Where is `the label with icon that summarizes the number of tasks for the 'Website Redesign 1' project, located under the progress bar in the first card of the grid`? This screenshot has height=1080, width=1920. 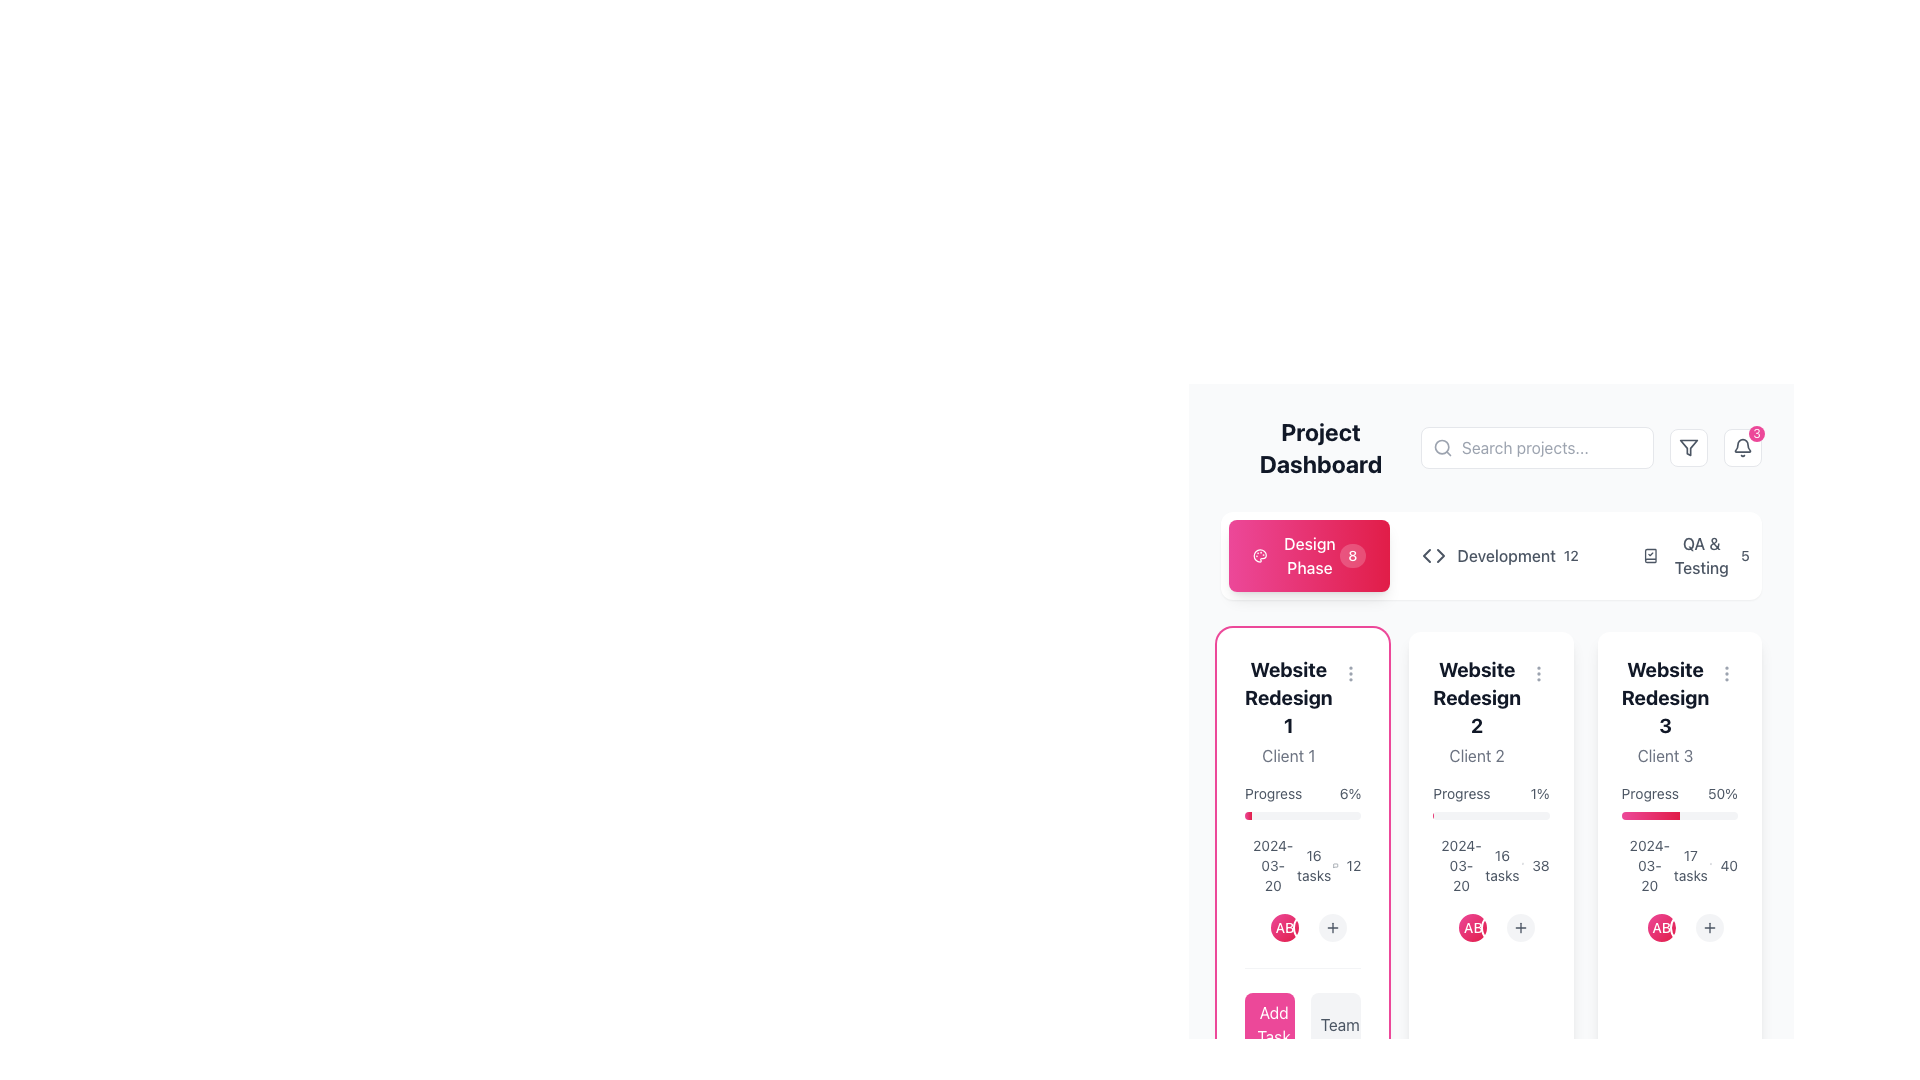 the label with icon that summarizes the number of tasks for the 'Website Redesign 1' project, located under the progress bar in the first card of the grid is located at coordinates (1303, 865).